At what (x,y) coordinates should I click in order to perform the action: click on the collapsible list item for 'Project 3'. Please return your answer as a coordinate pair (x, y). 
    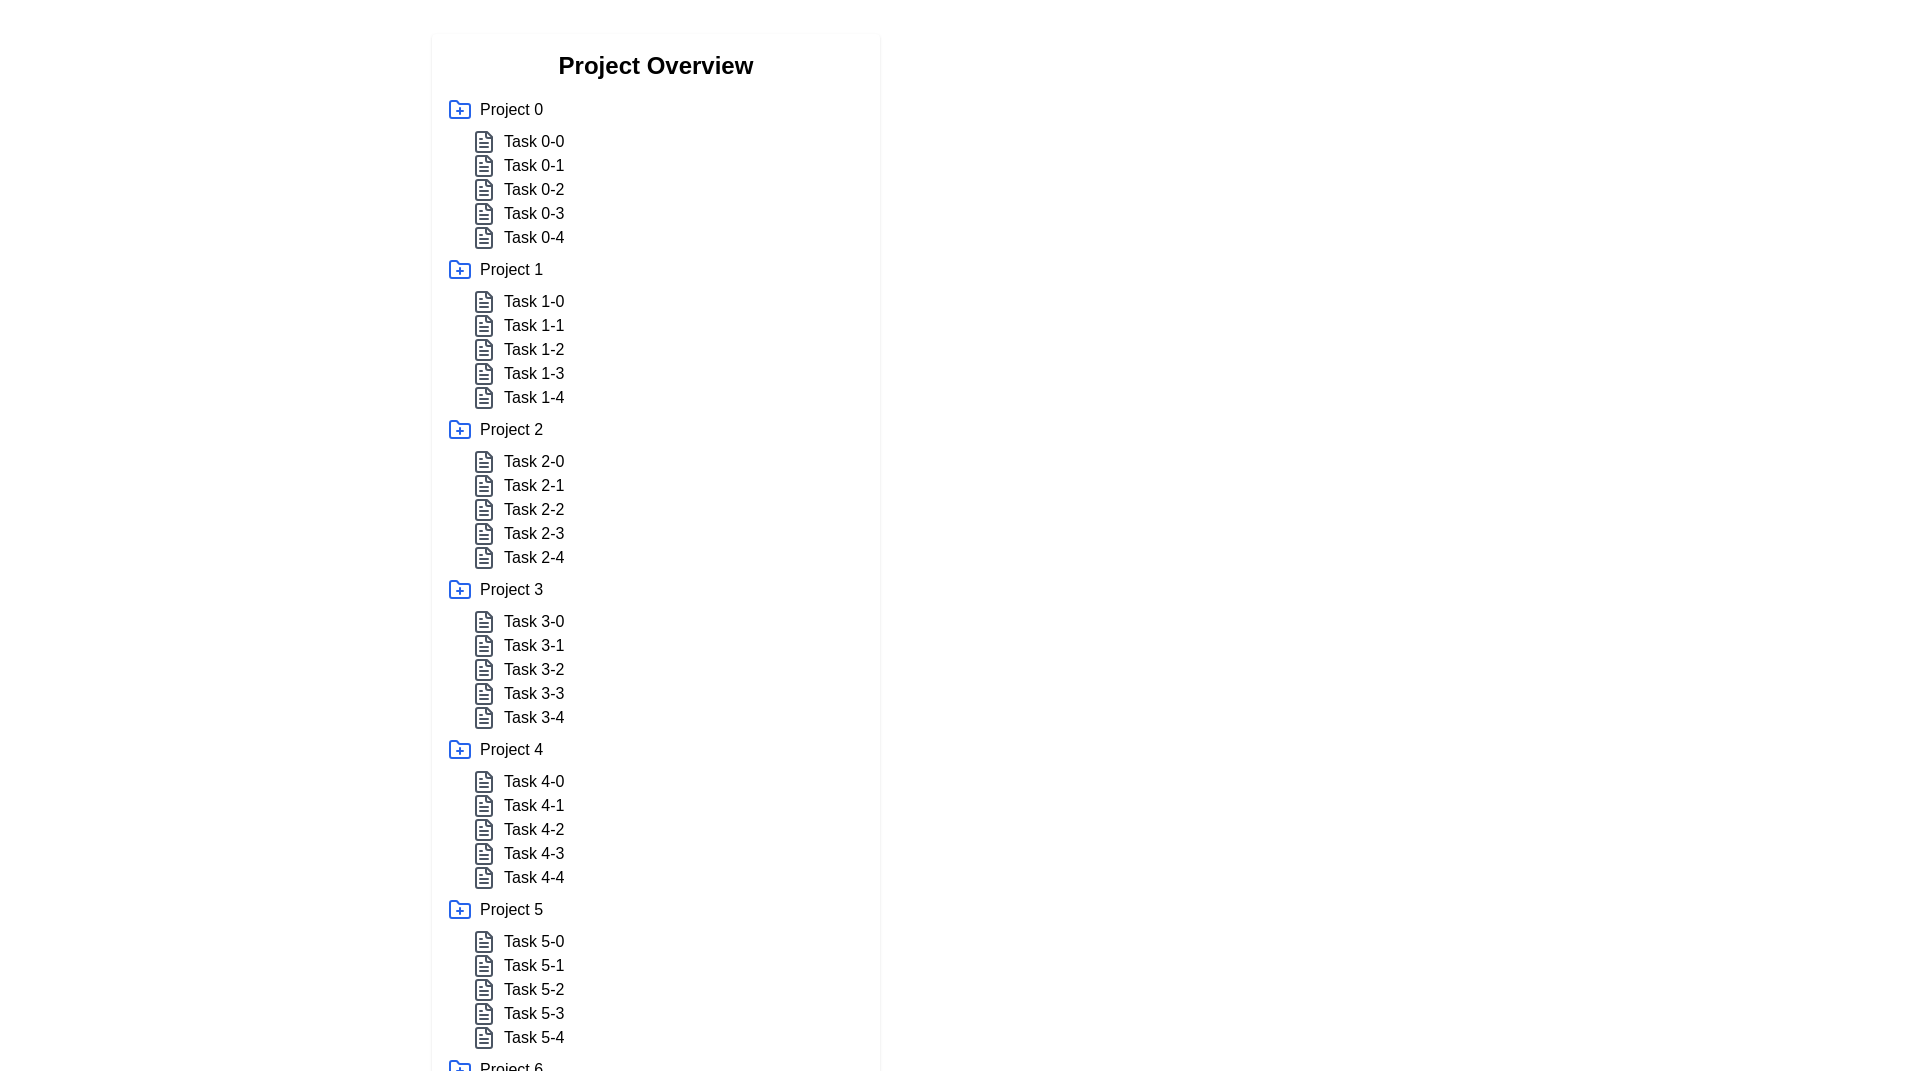
    Looking at the image, I should click on (656, 589).